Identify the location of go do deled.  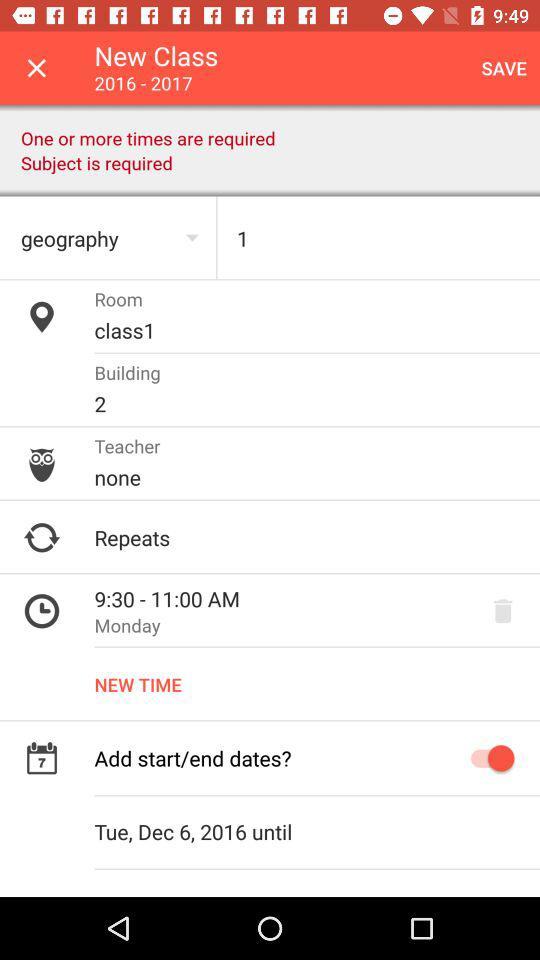
(502, 610).